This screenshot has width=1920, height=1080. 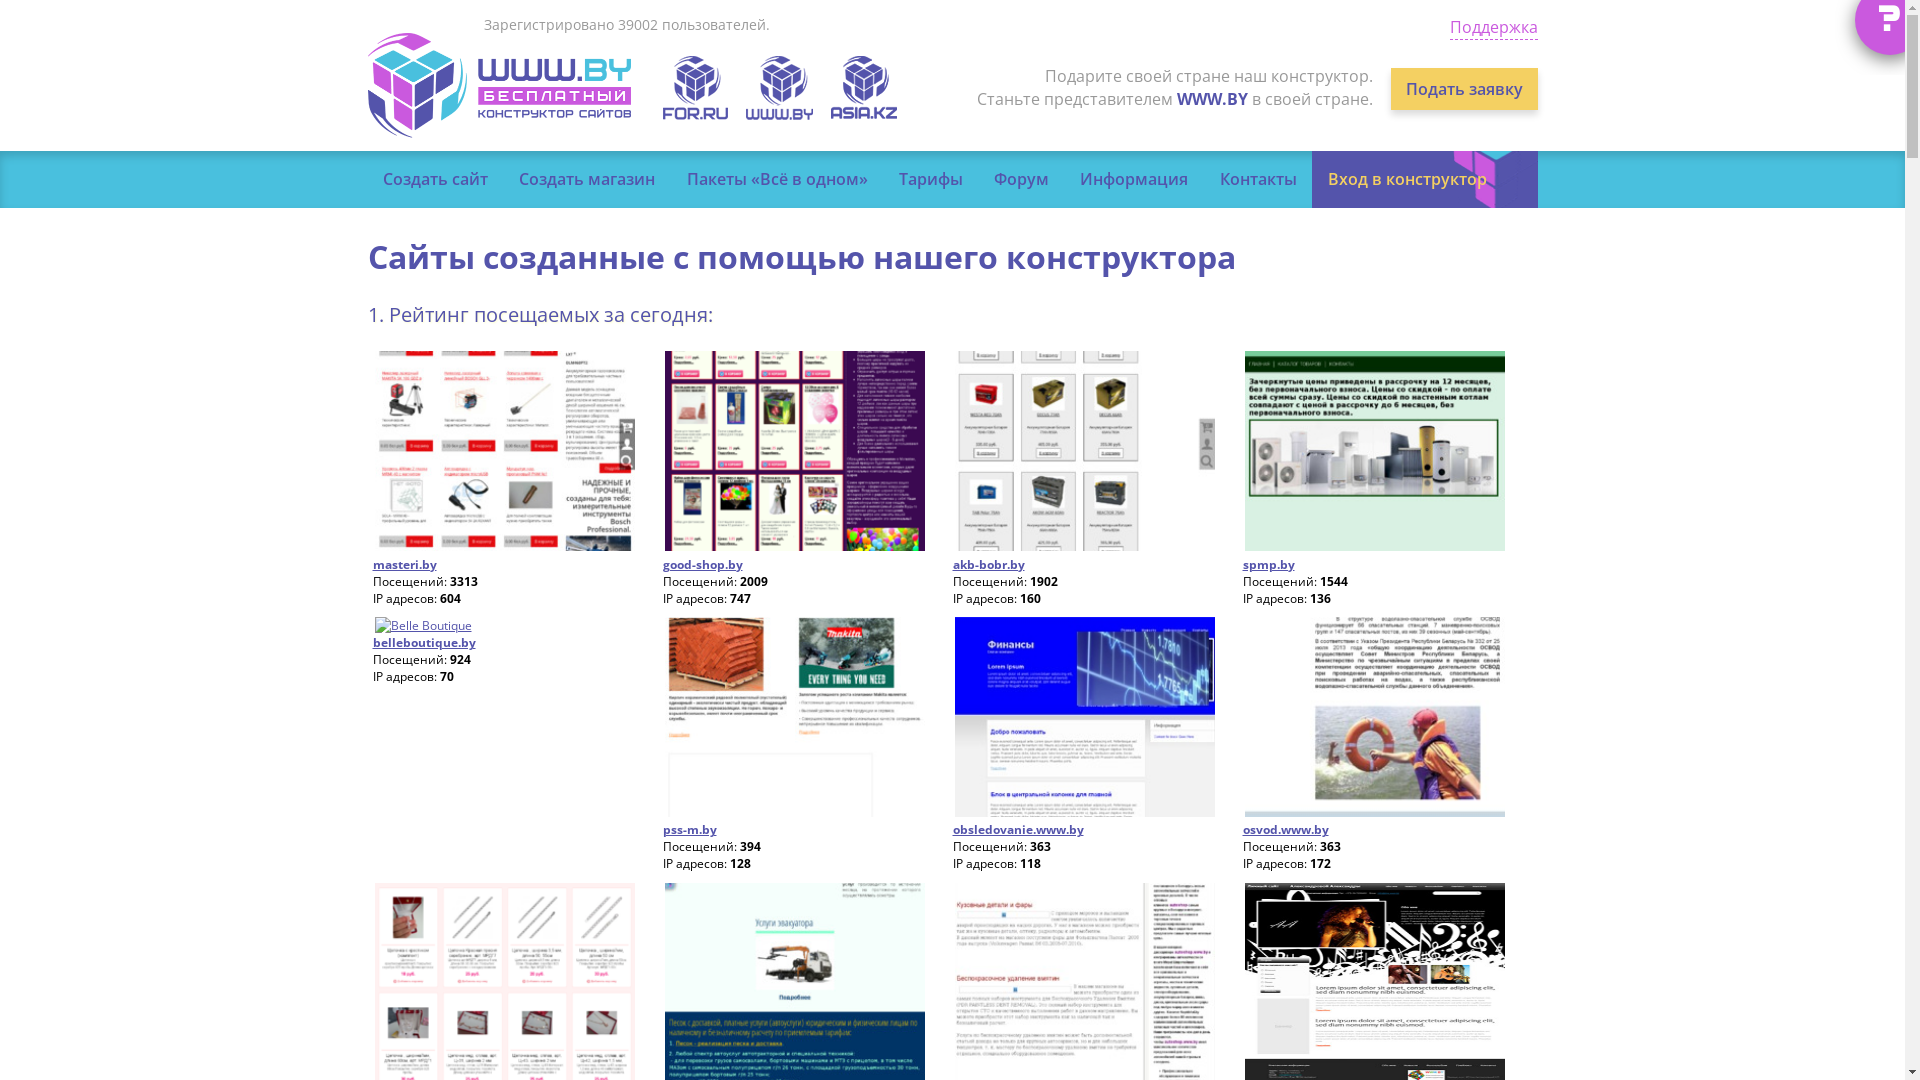 I want to click on 'Belle Boutique', so click(x=372, y=624).